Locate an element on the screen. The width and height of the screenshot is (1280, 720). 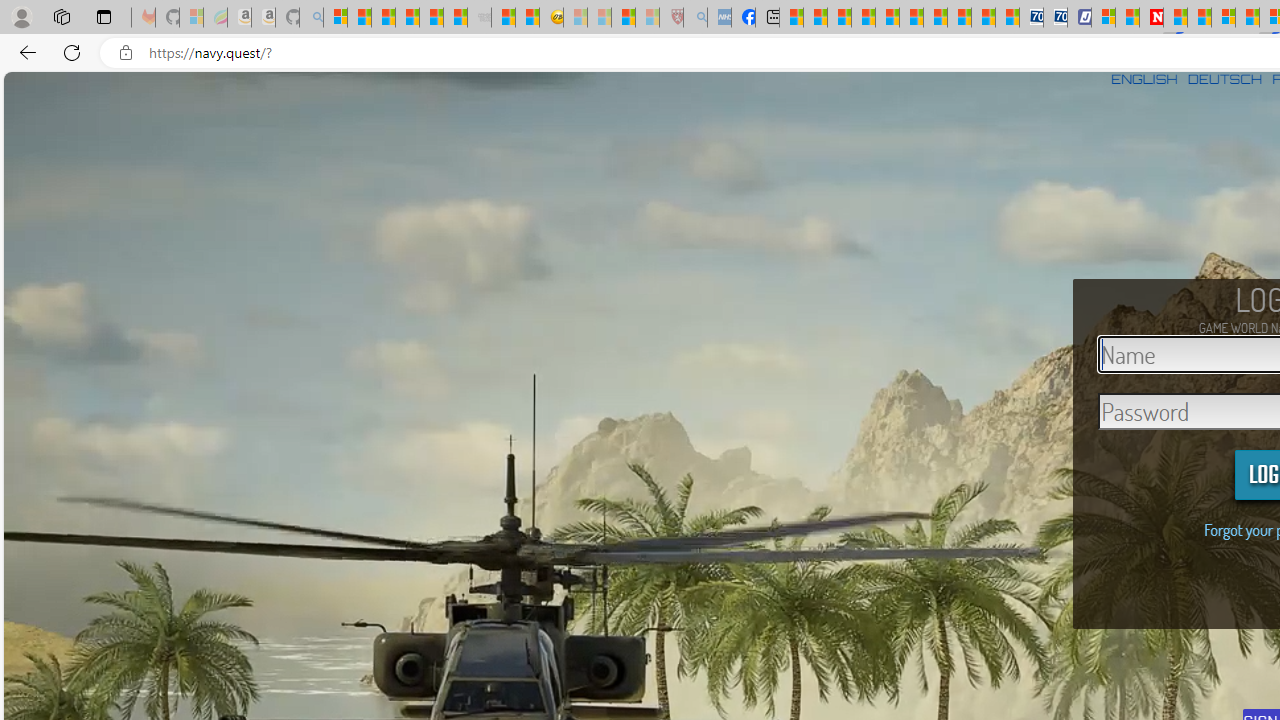
'ENGLISH' is located at coordinates (1144, 78).